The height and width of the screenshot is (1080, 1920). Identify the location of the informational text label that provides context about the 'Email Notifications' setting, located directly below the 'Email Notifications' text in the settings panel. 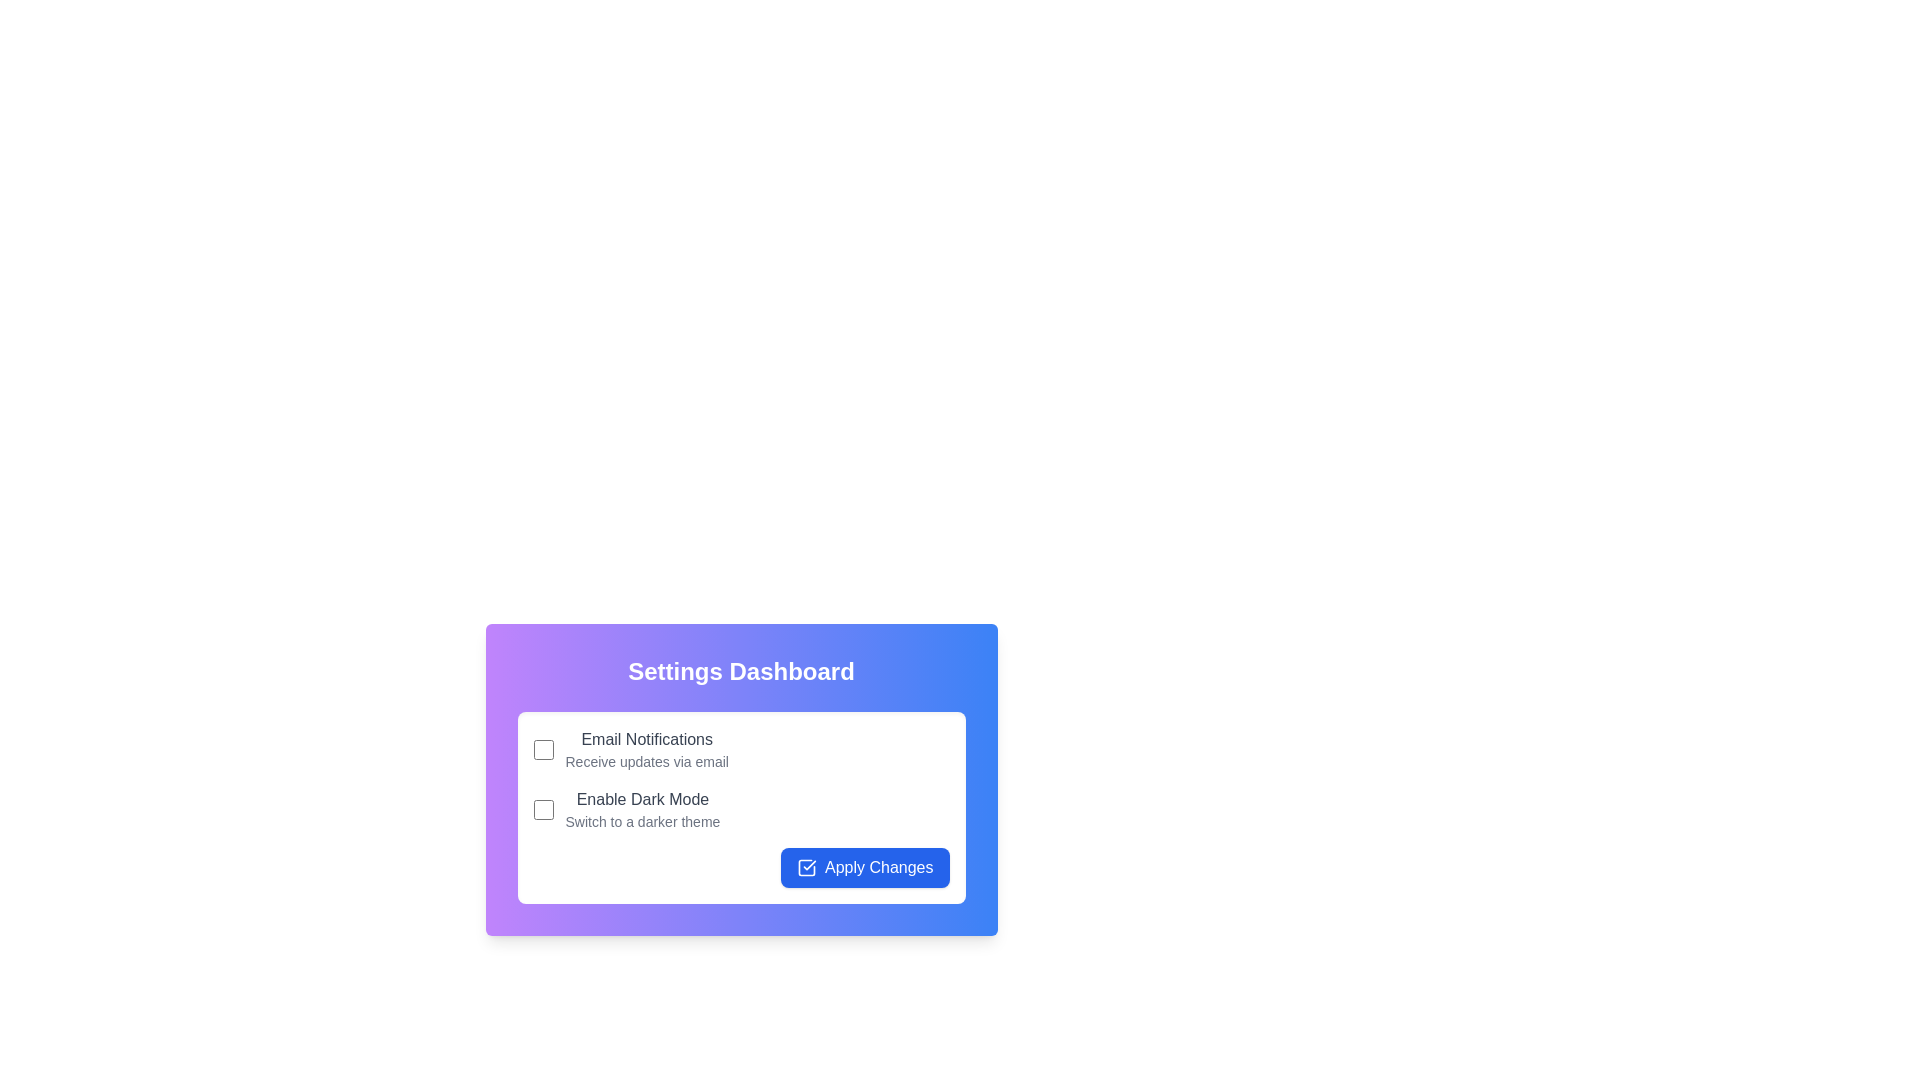
(647, 762).